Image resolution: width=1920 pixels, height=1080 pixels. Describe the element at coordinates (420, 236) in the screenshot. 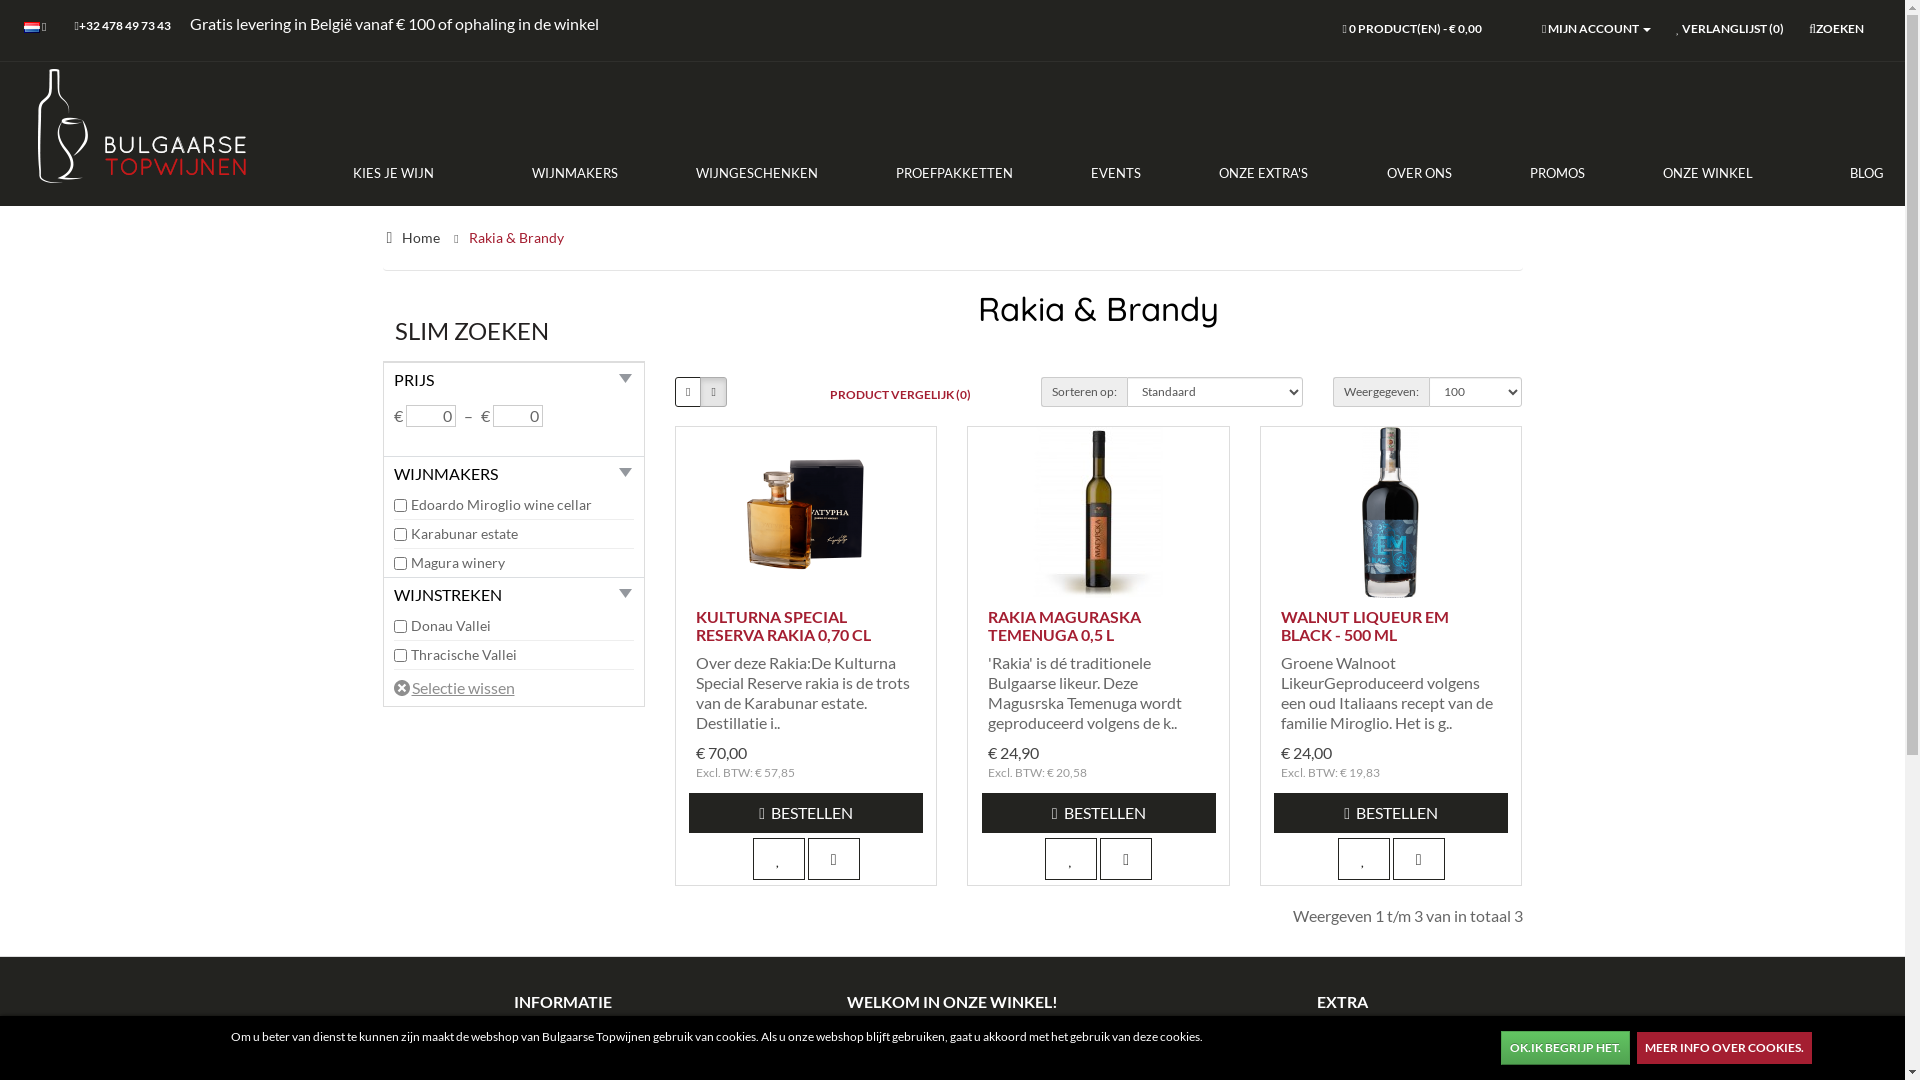

I see `'Home'` at that location.